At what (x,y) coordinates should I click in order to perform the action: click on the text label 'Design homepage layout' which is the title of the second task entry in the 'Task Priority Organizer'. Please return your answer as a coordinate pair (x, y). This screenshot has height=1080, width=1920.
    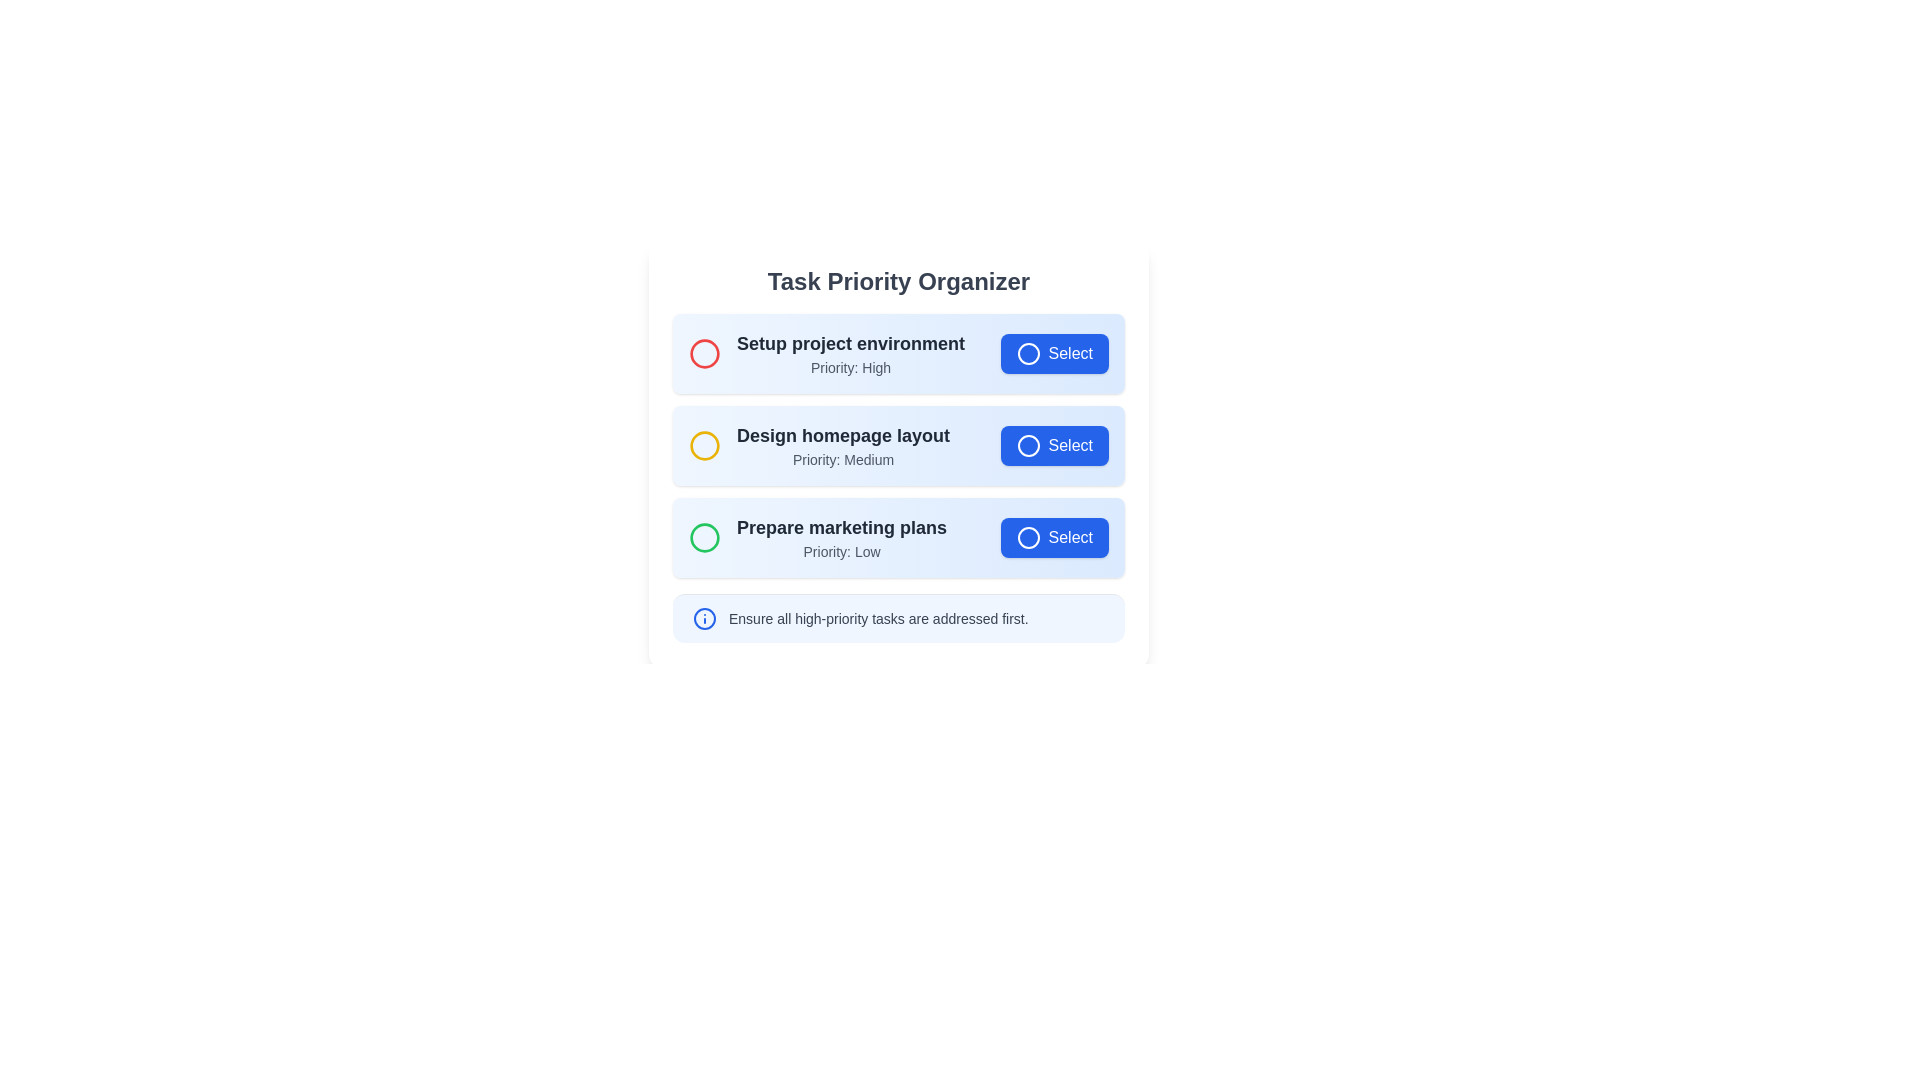
    Looking at the image, I should click on (843, 434).